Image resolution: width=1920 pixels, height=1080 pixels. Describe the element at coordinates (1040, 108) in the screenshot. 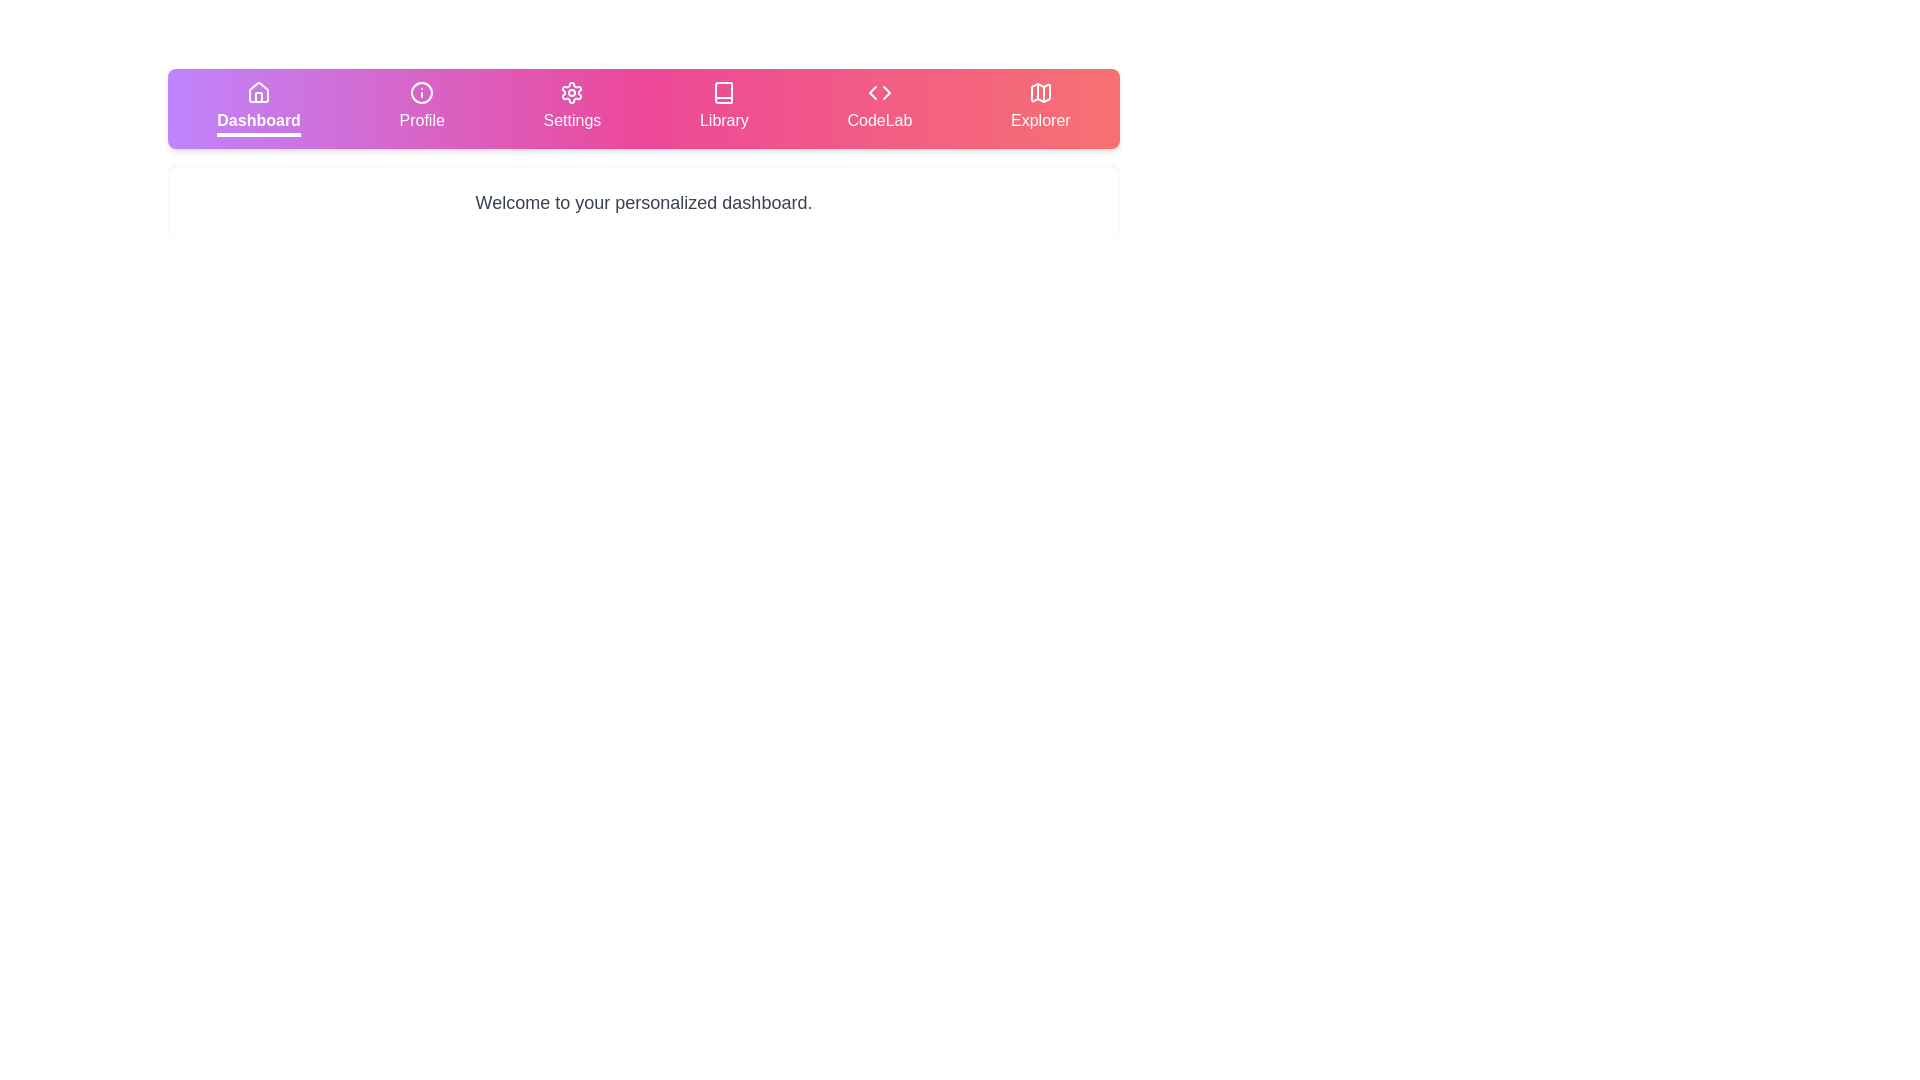

I see `the tab labeled Explorer to display its content` at that location.